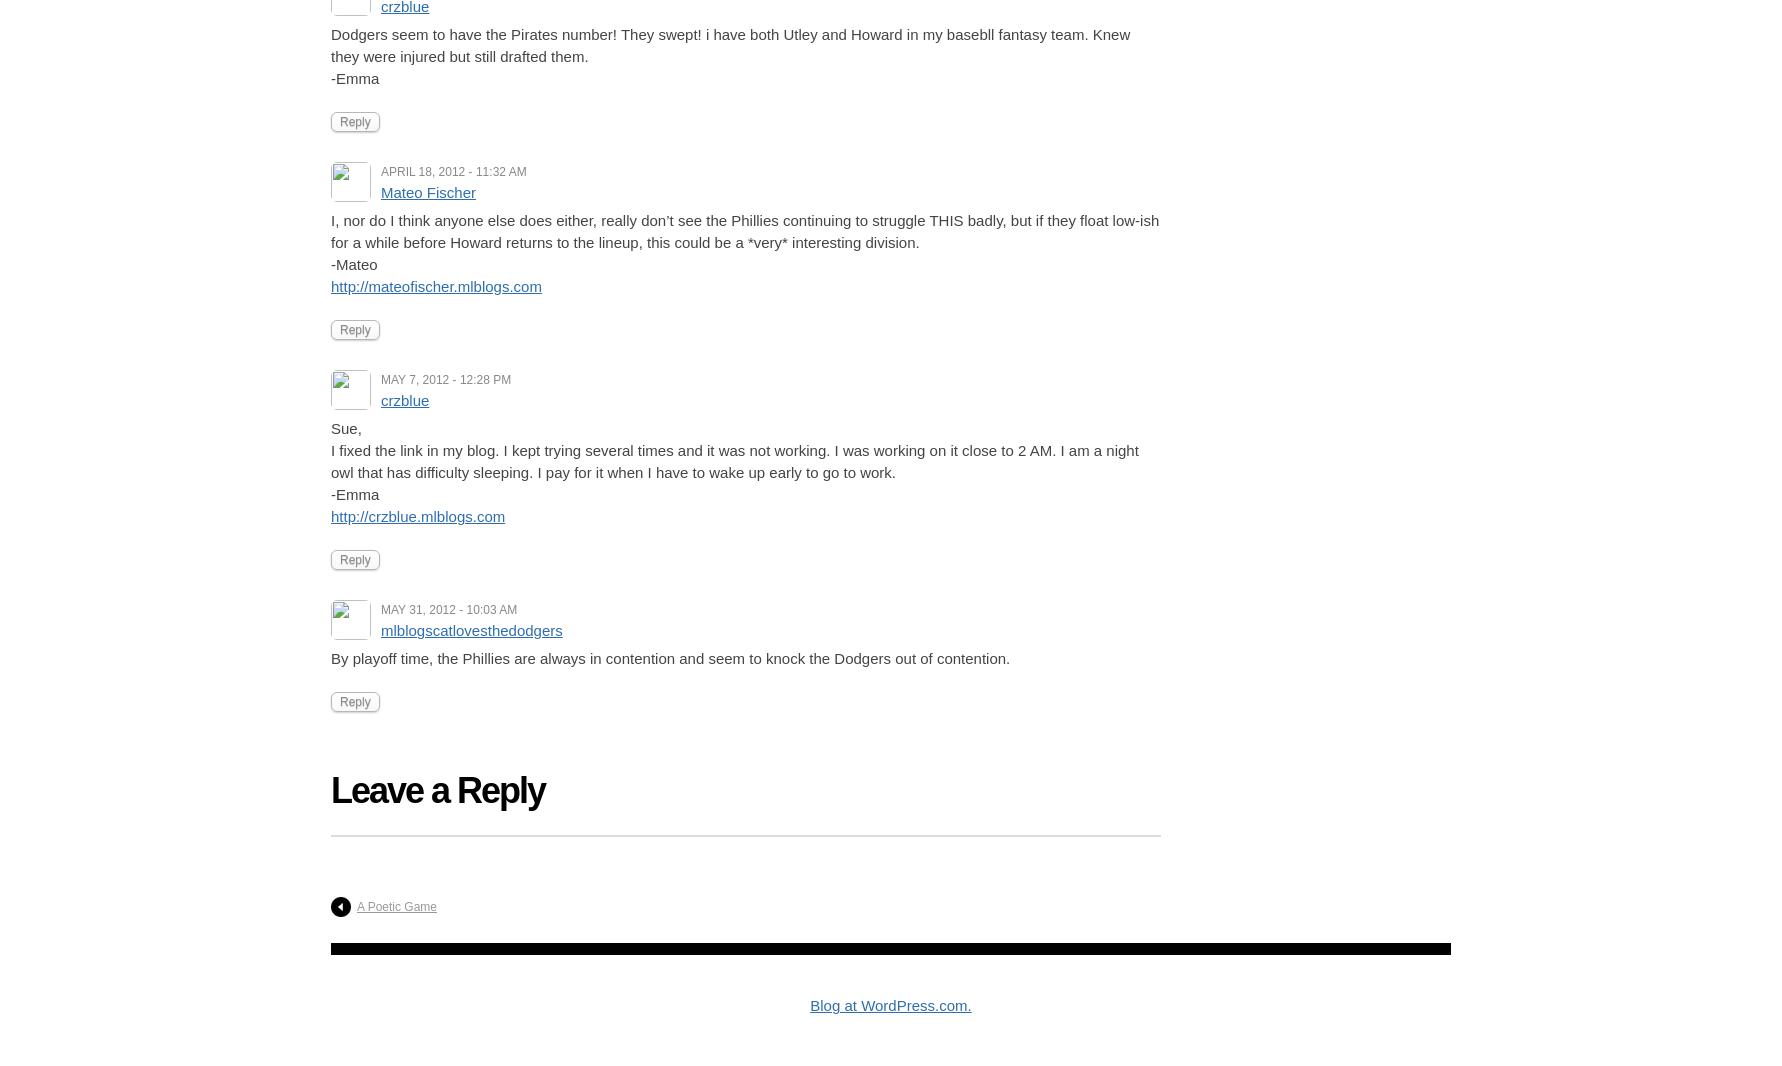 The image size is (1782, 1066). Describe the element at coordinates (418, 516) in the screenshot. I see `'http://crzblue.mlblogs.com'` at that location.